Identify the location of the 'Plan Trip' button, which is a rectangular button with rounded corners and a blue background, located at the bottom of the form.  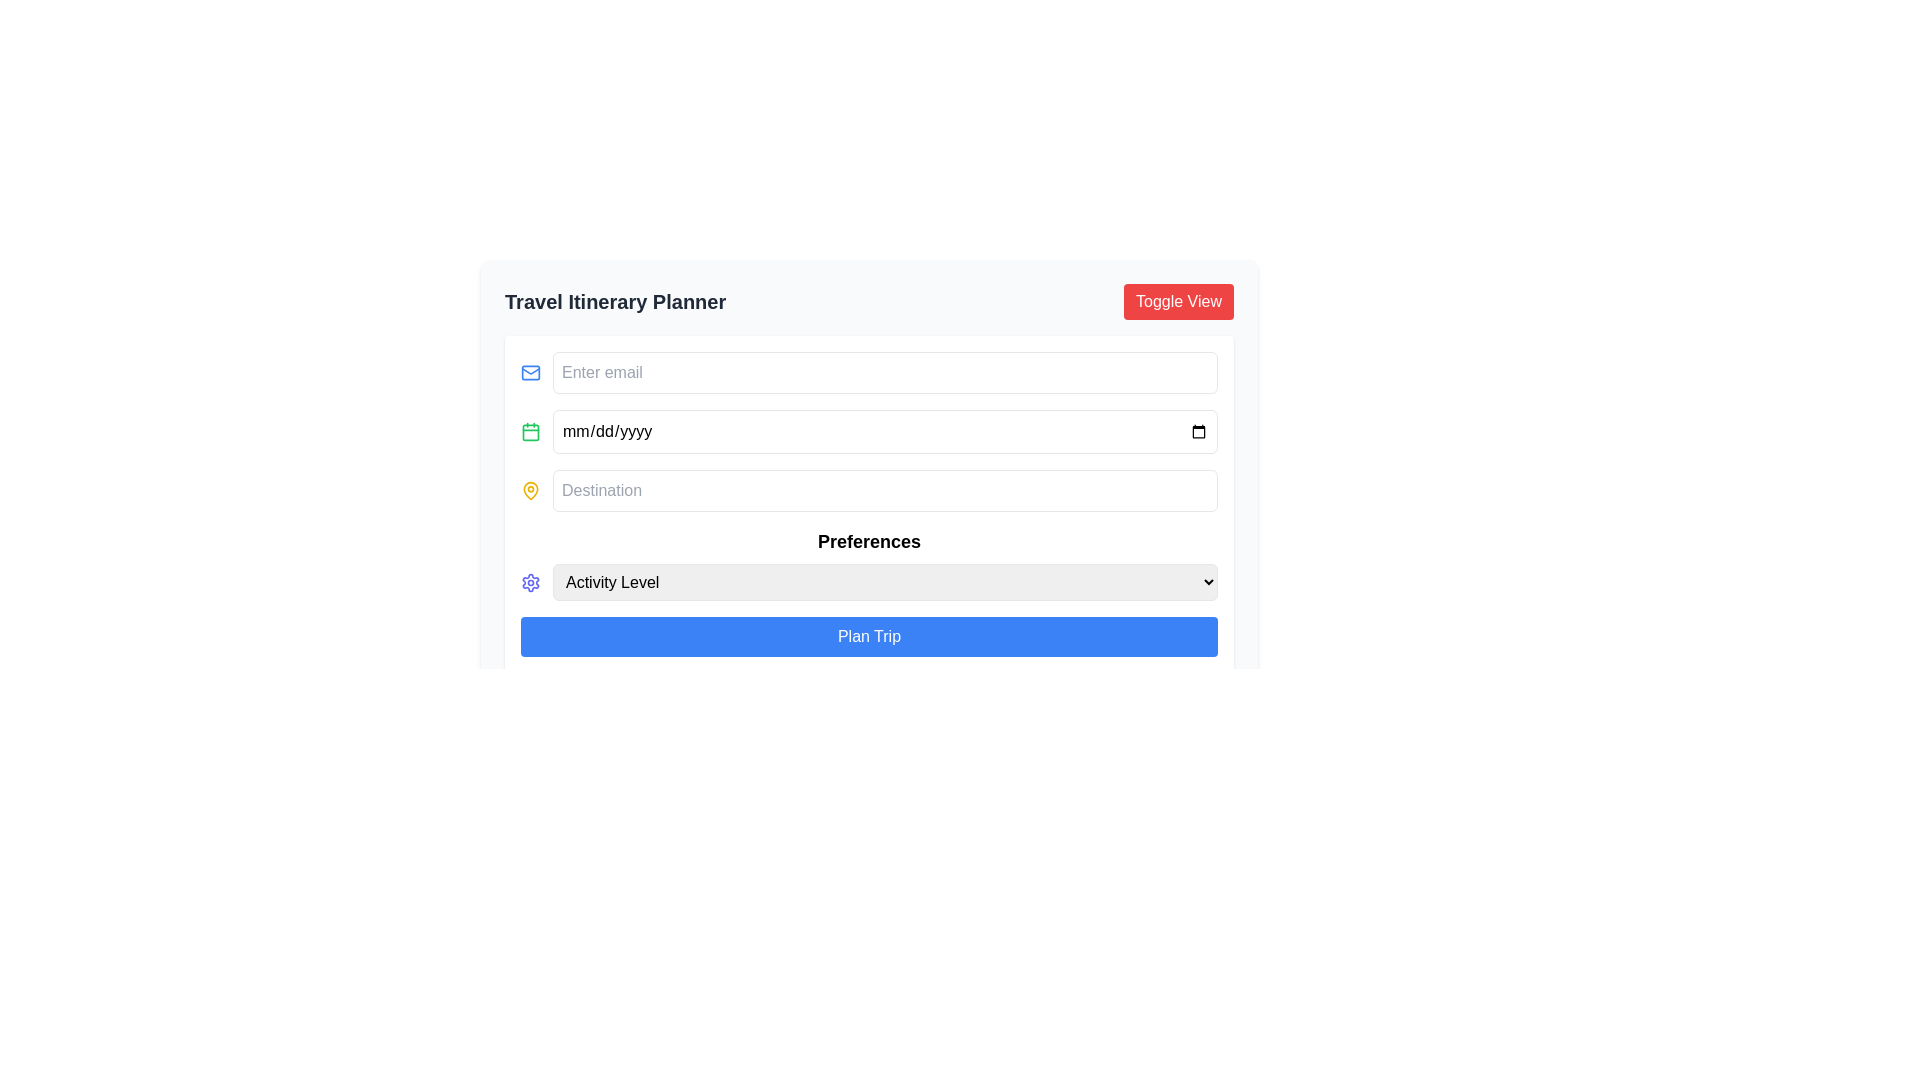
(869, 636).